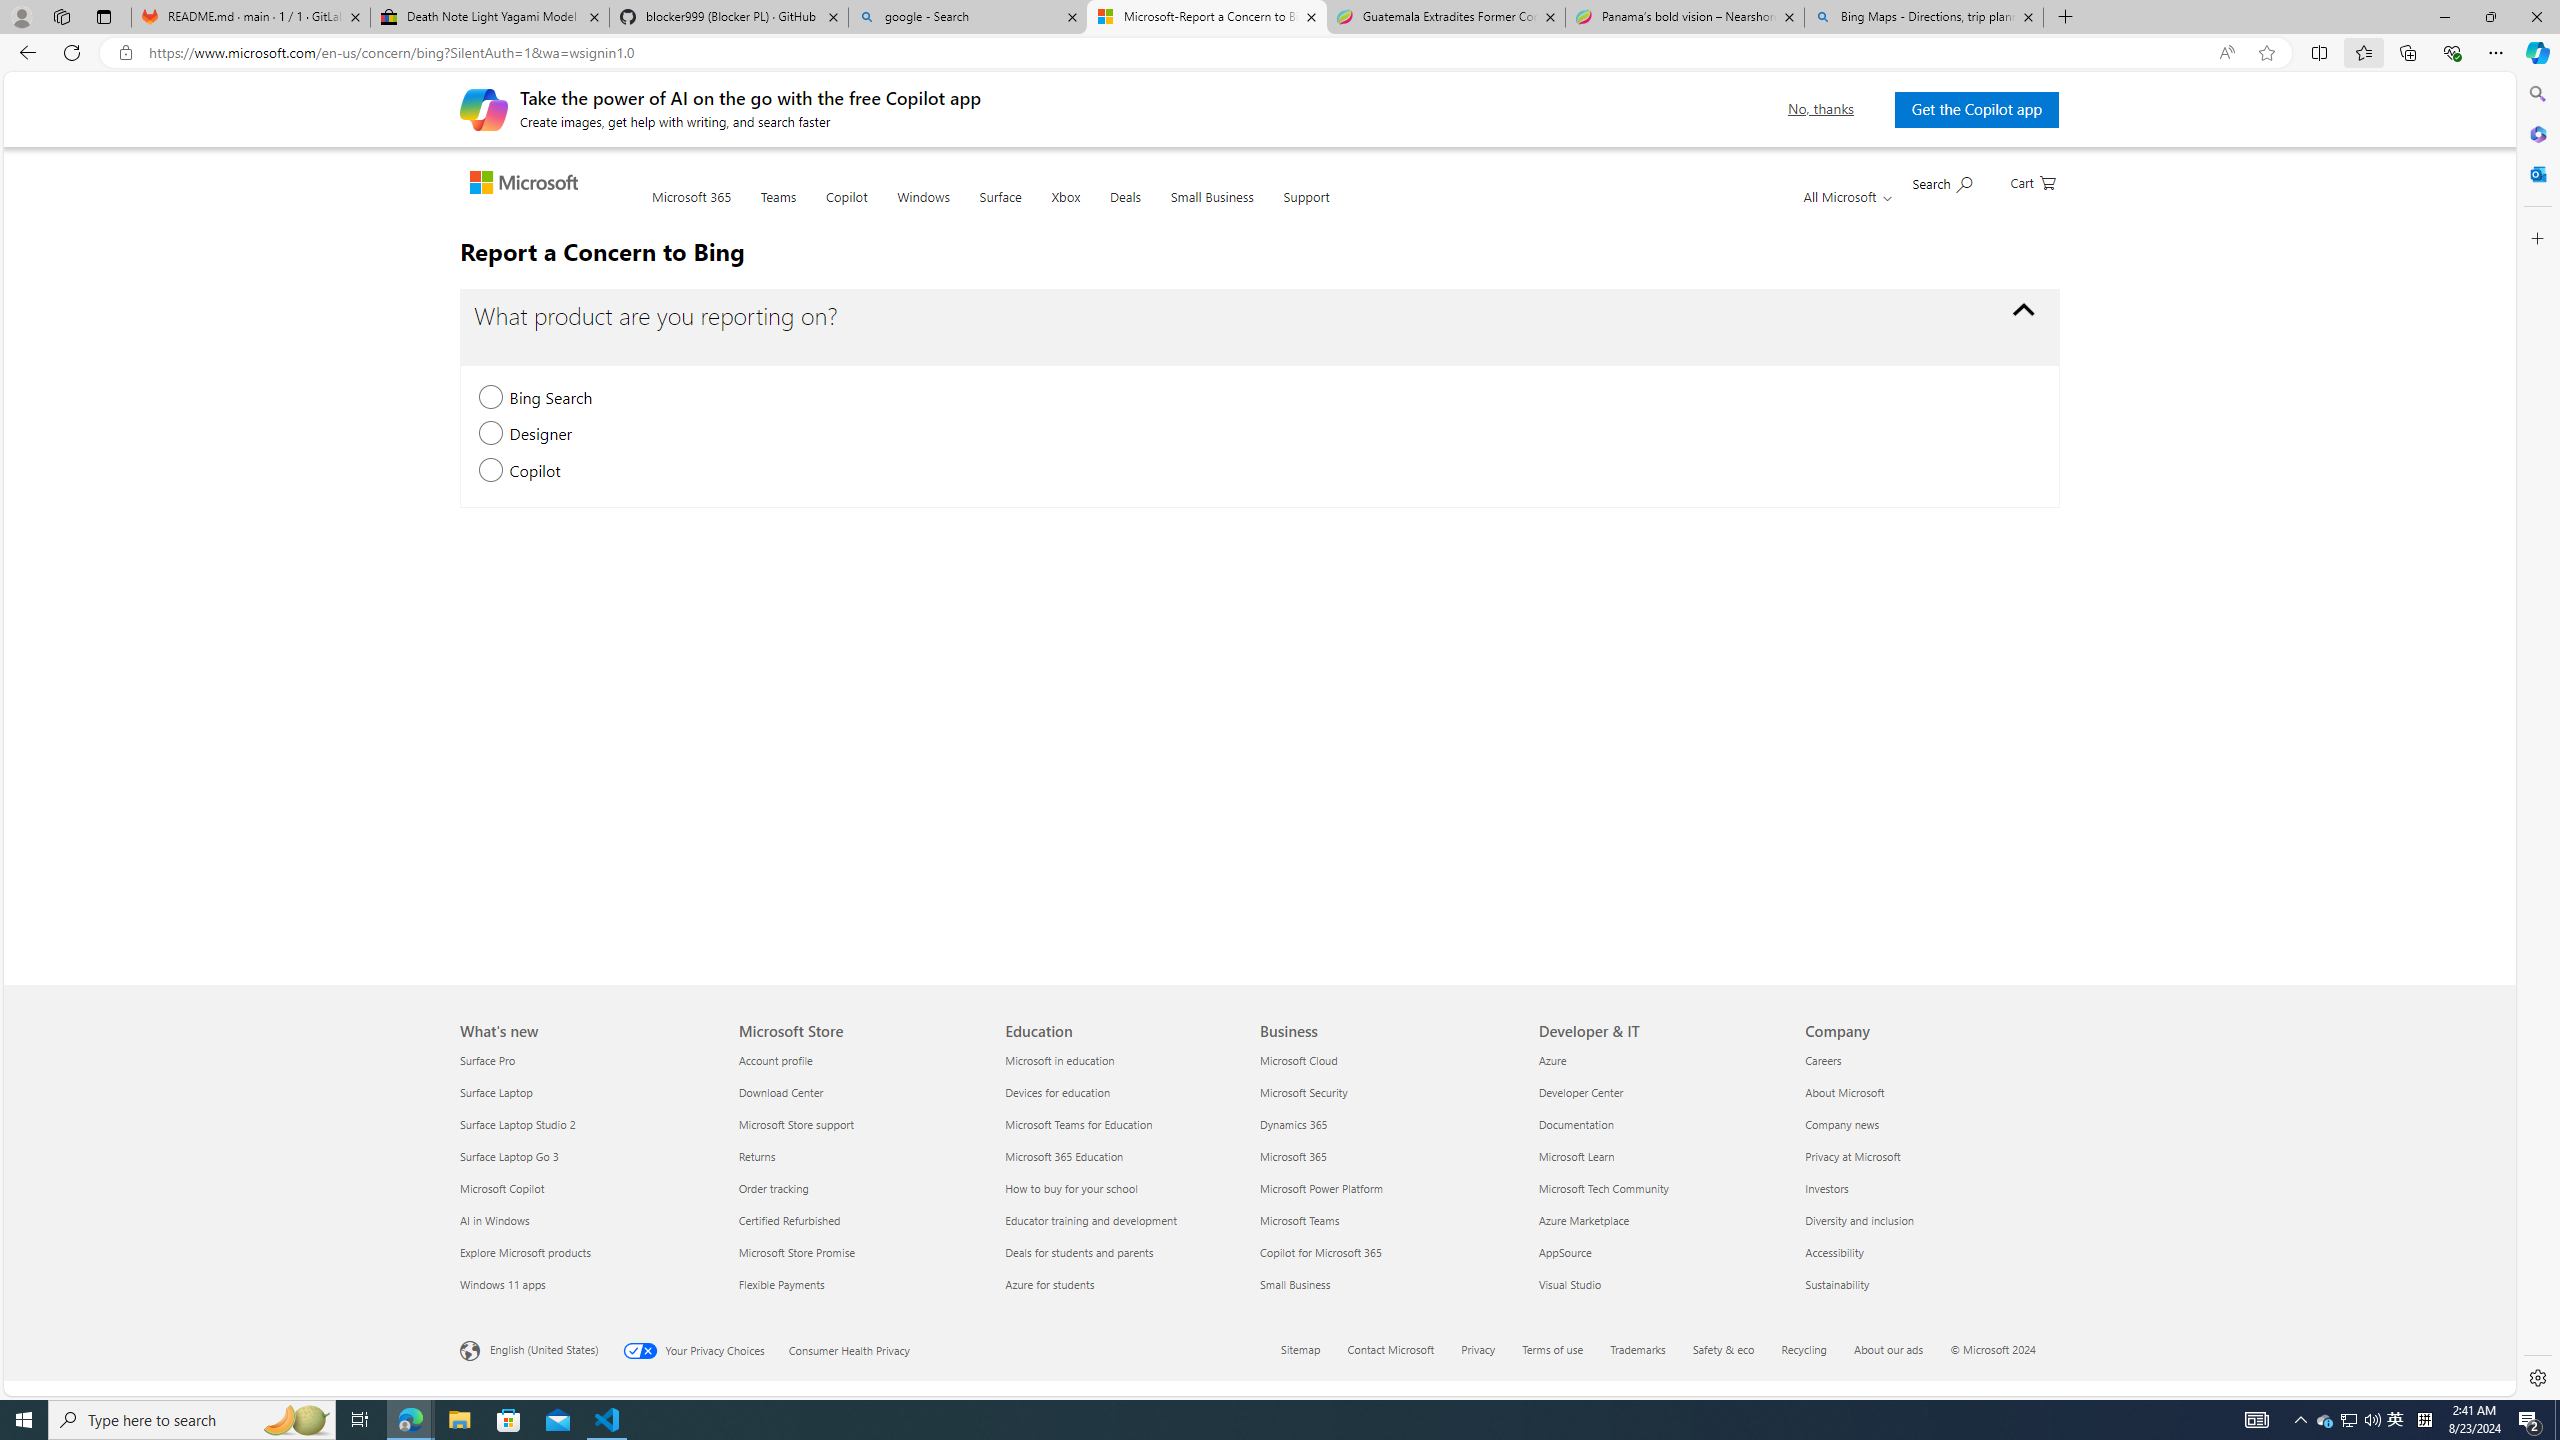 The image size is (2560, 1440). What do you see at coordinates (1312, 1351) in the screenshot?
I see `'Sitemap'` at bounding box center [1312, 1351].